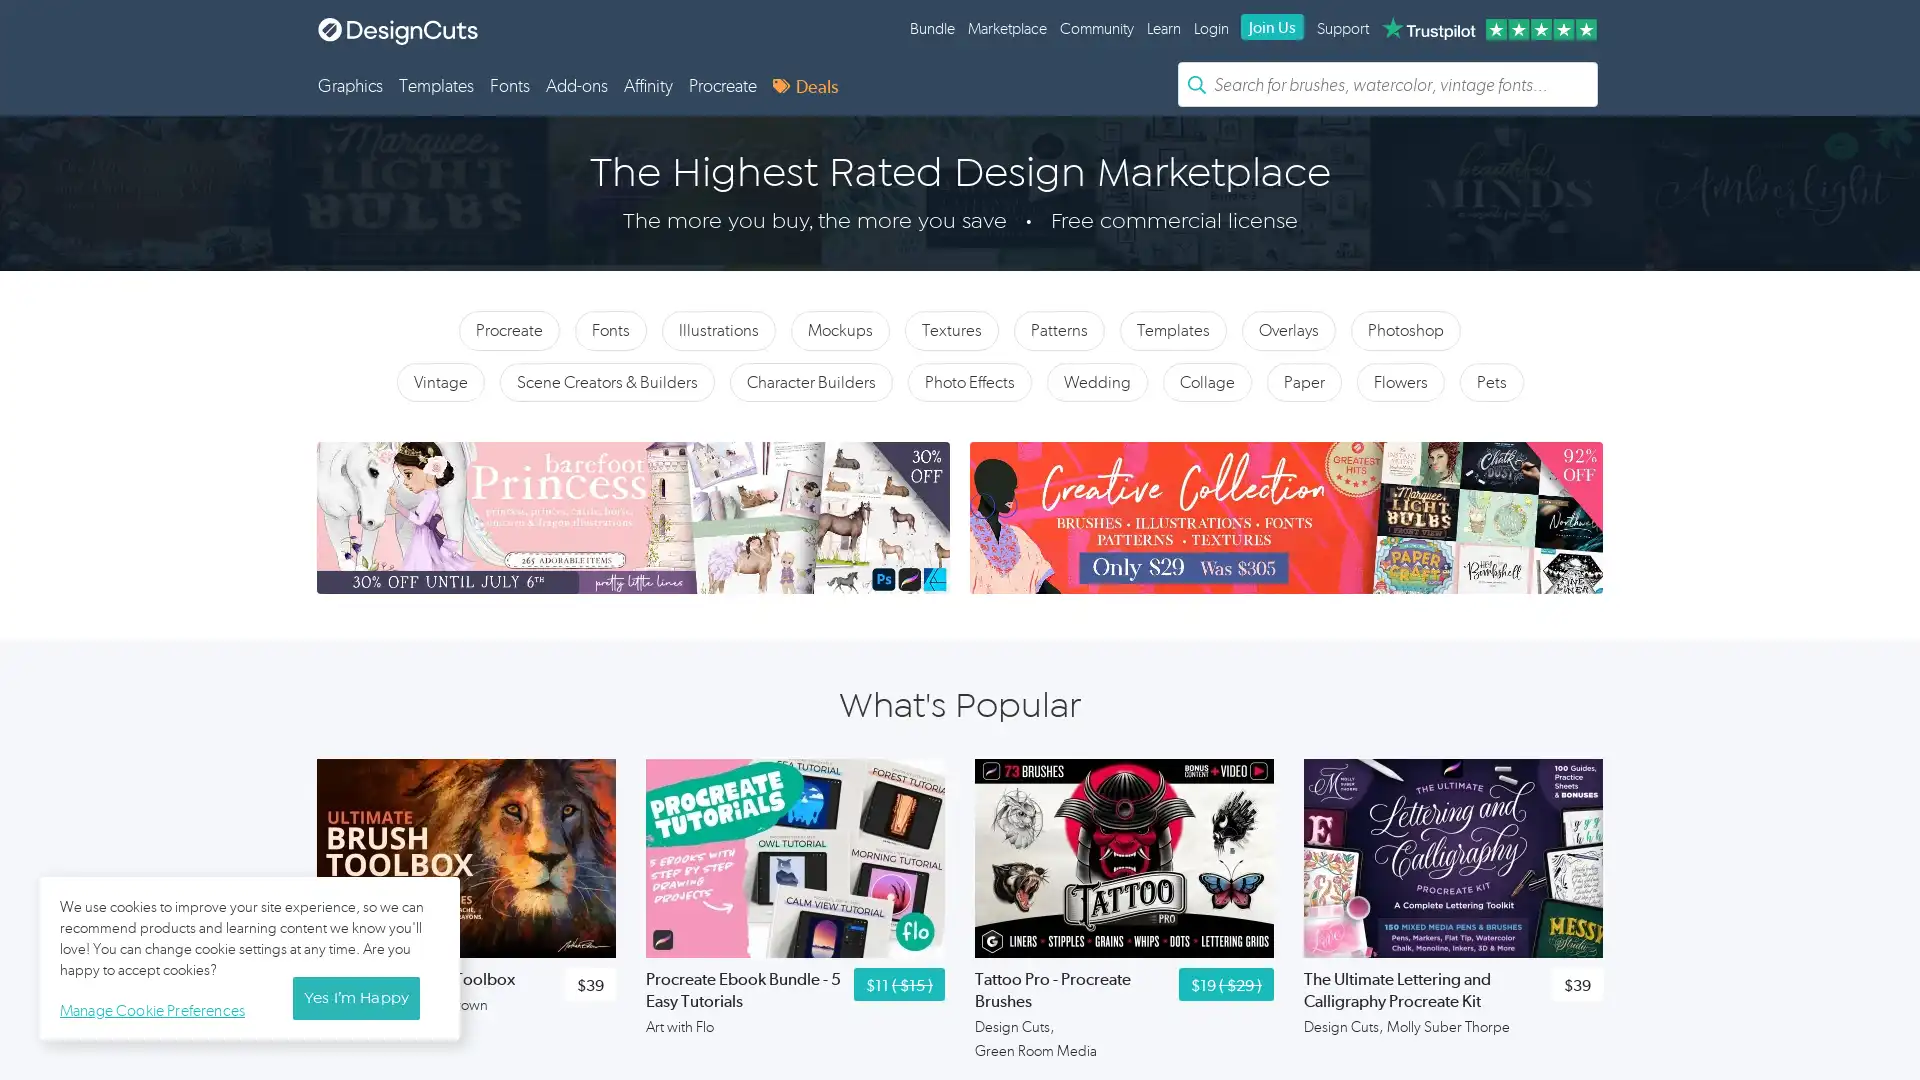 This screenshot has width=1920, height=1080. Describe the element at coordinates (156, 1007) in the screenshot. I see `Manage Cookie Preferences` at that location.